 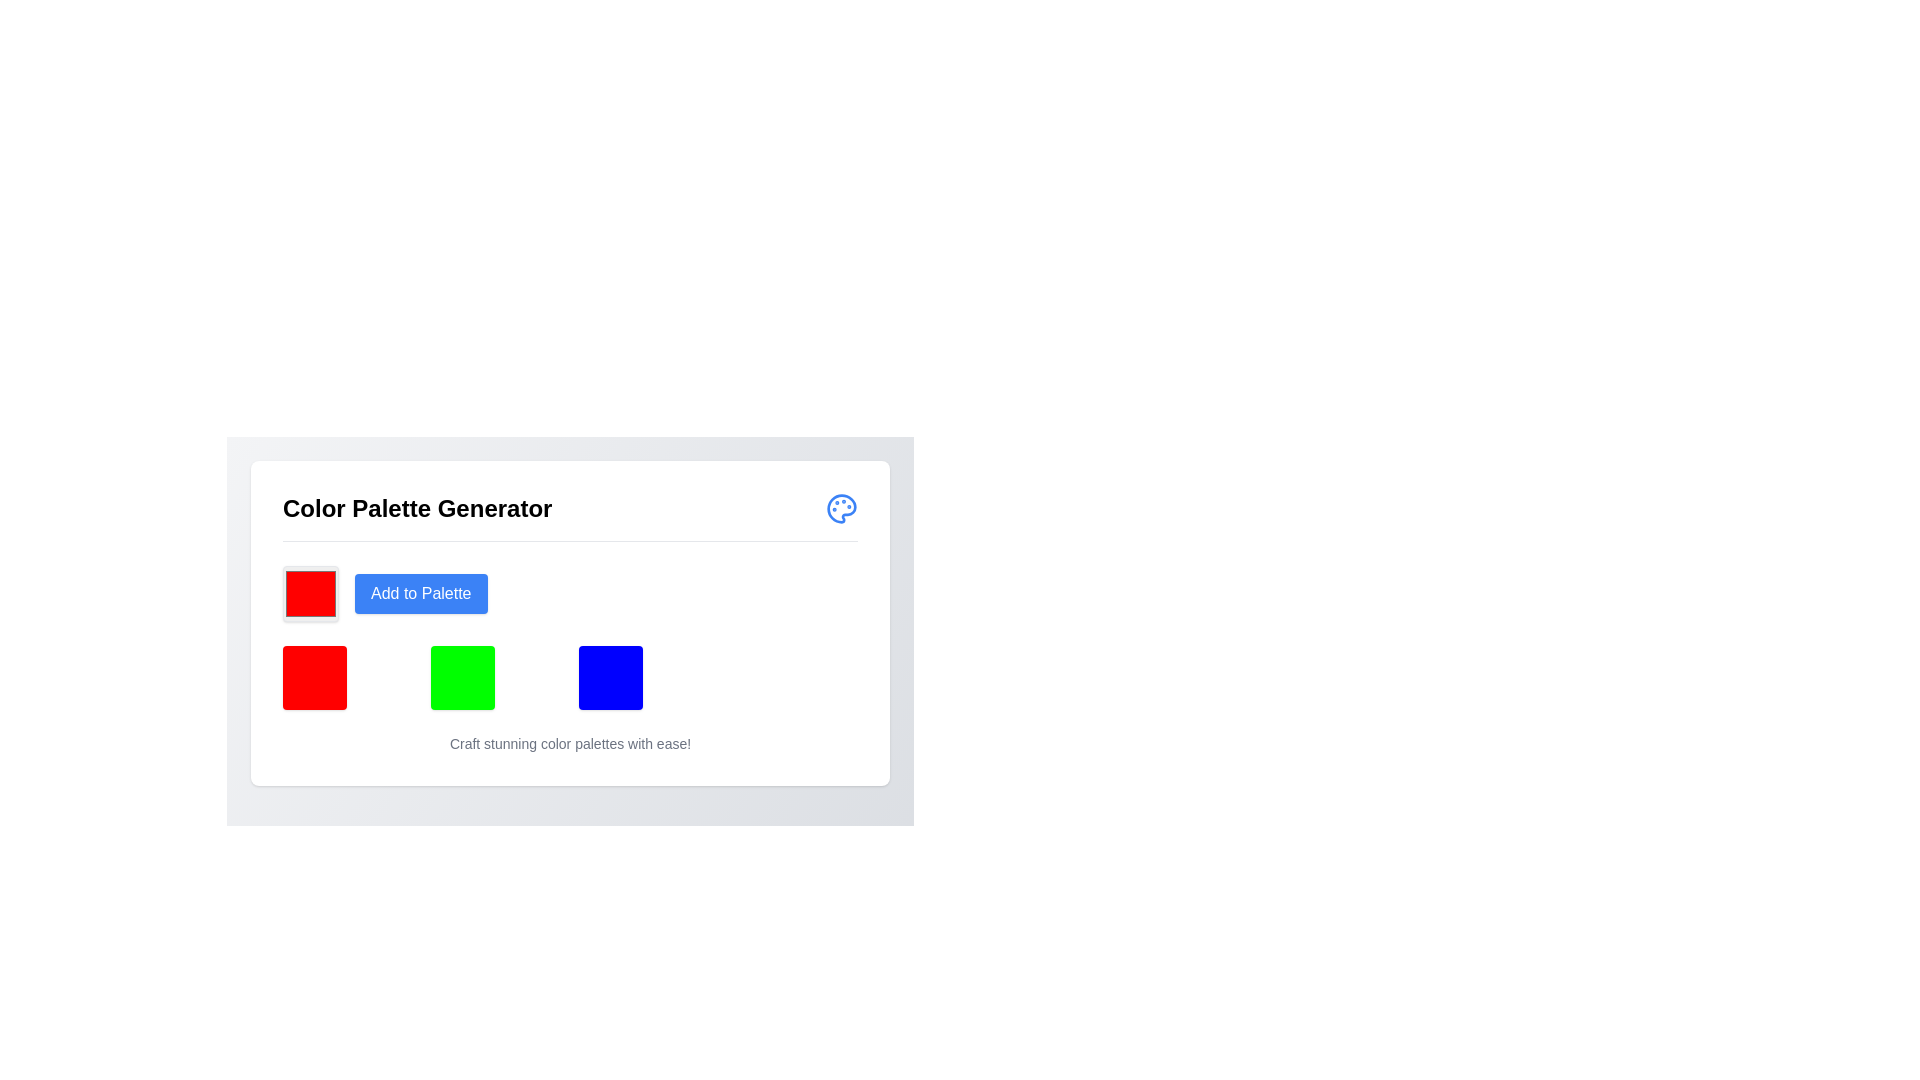 I want to click on the static instructional text located at the bottom of the Color Palette Generator interface, which provides context for creating color palettes, so click(x=569, y=744).